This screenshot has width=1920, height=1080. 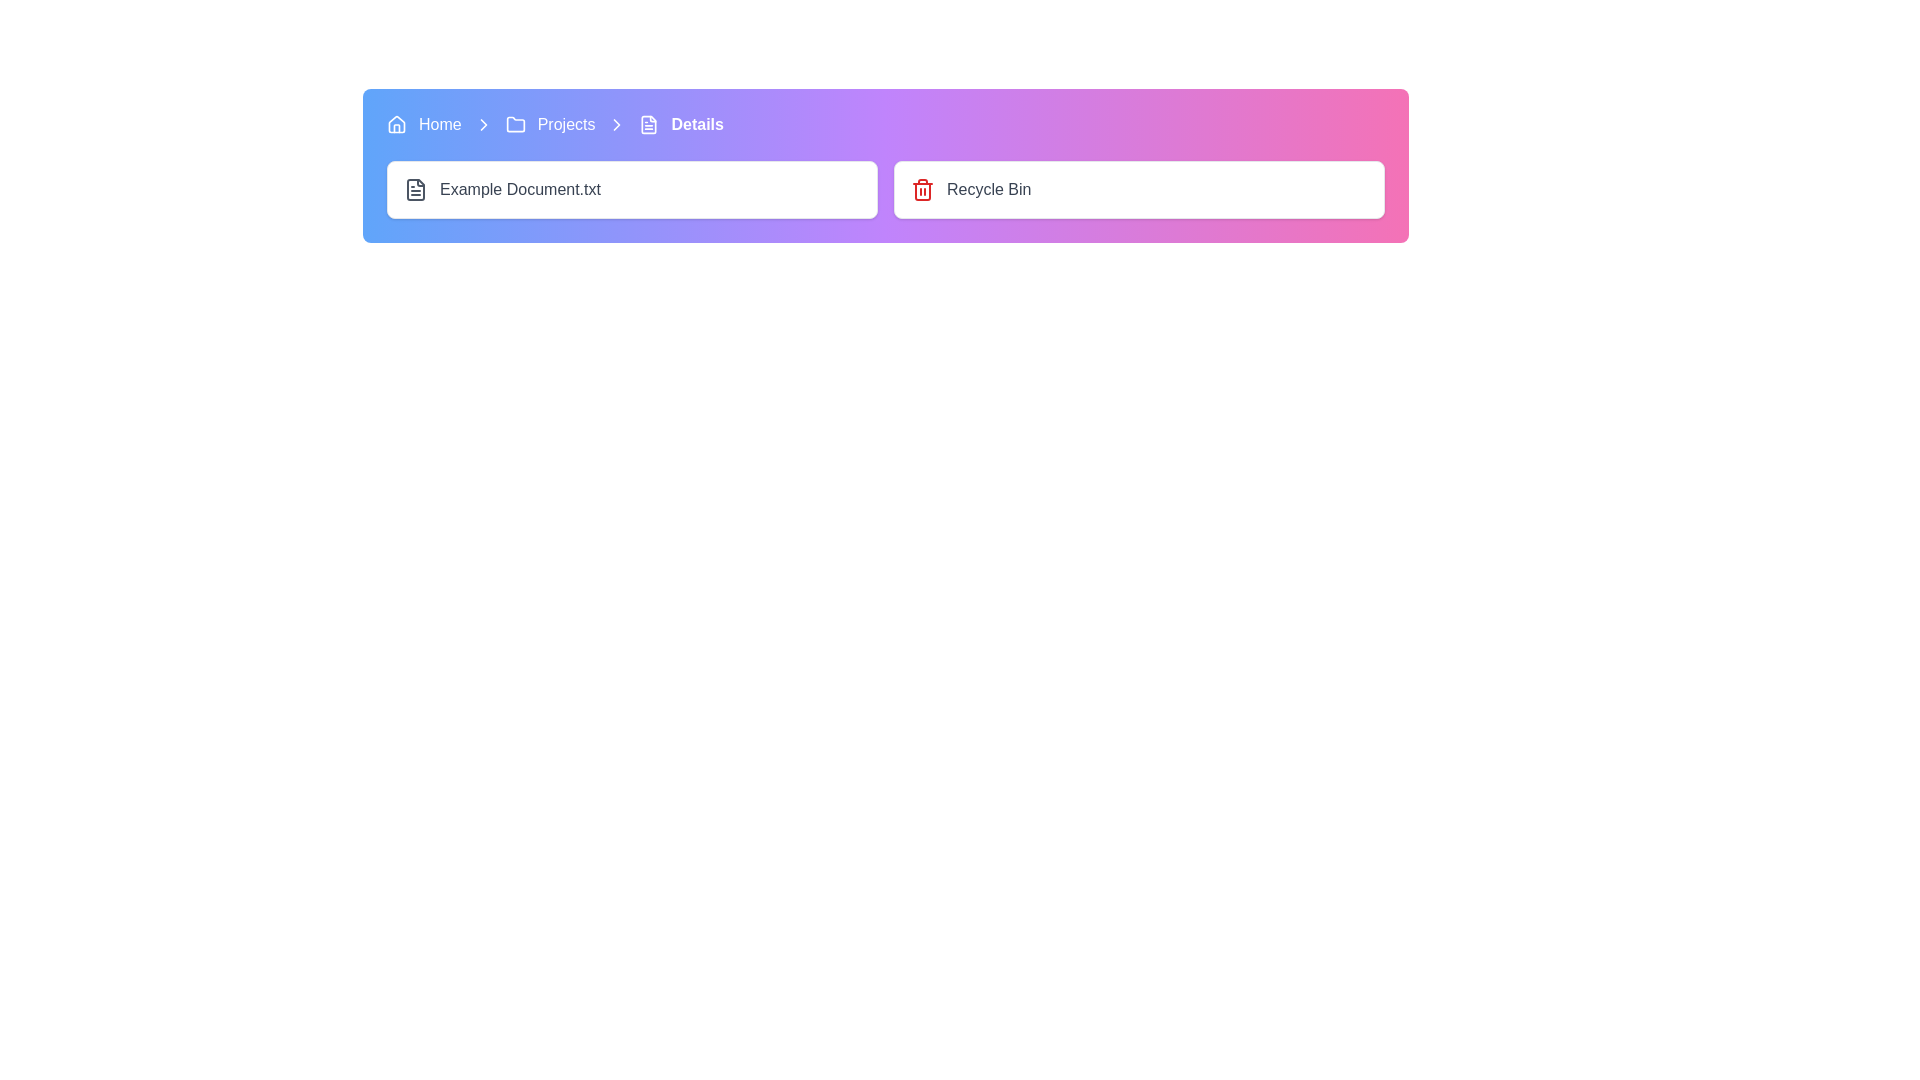 What do you see at coordinates (415, 189) in the screenshot?
I see `the file icon styled as a document with text, located next to the label 'Example Document.txt', to initiate a file-related action` at bounding box center [415, 189].